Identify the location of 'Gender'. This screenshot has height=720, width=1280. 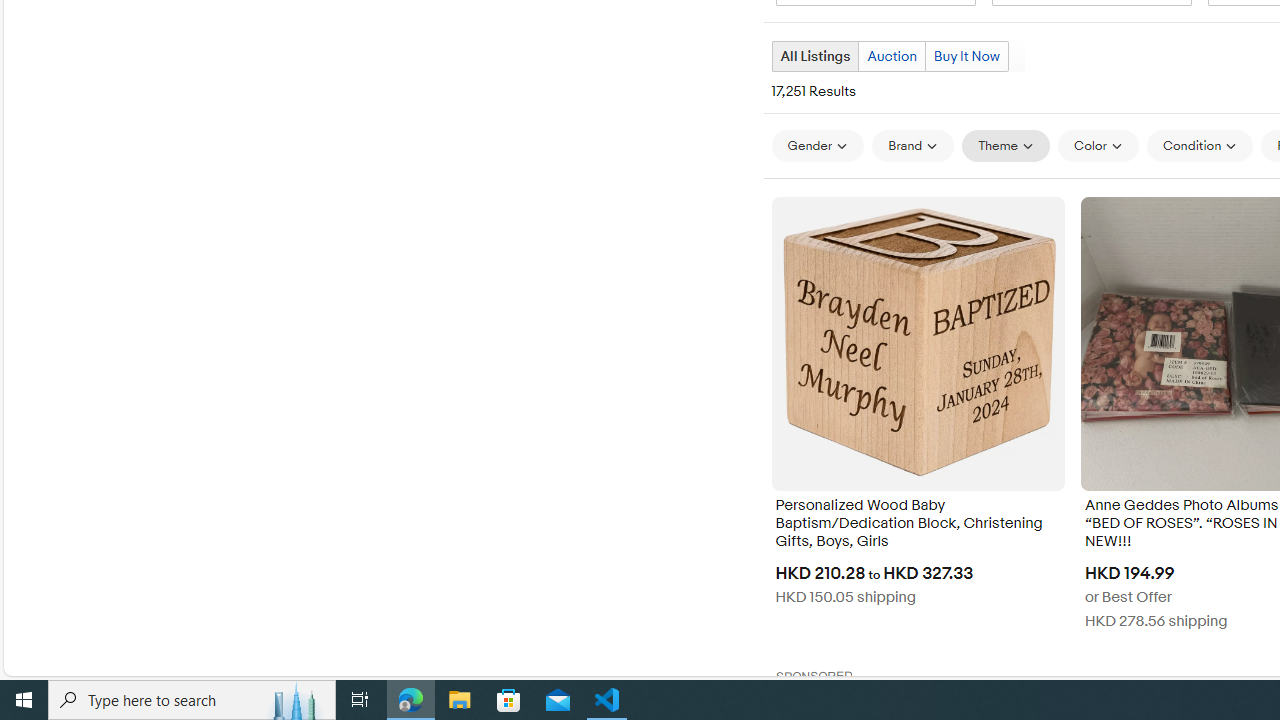
(817, 144).